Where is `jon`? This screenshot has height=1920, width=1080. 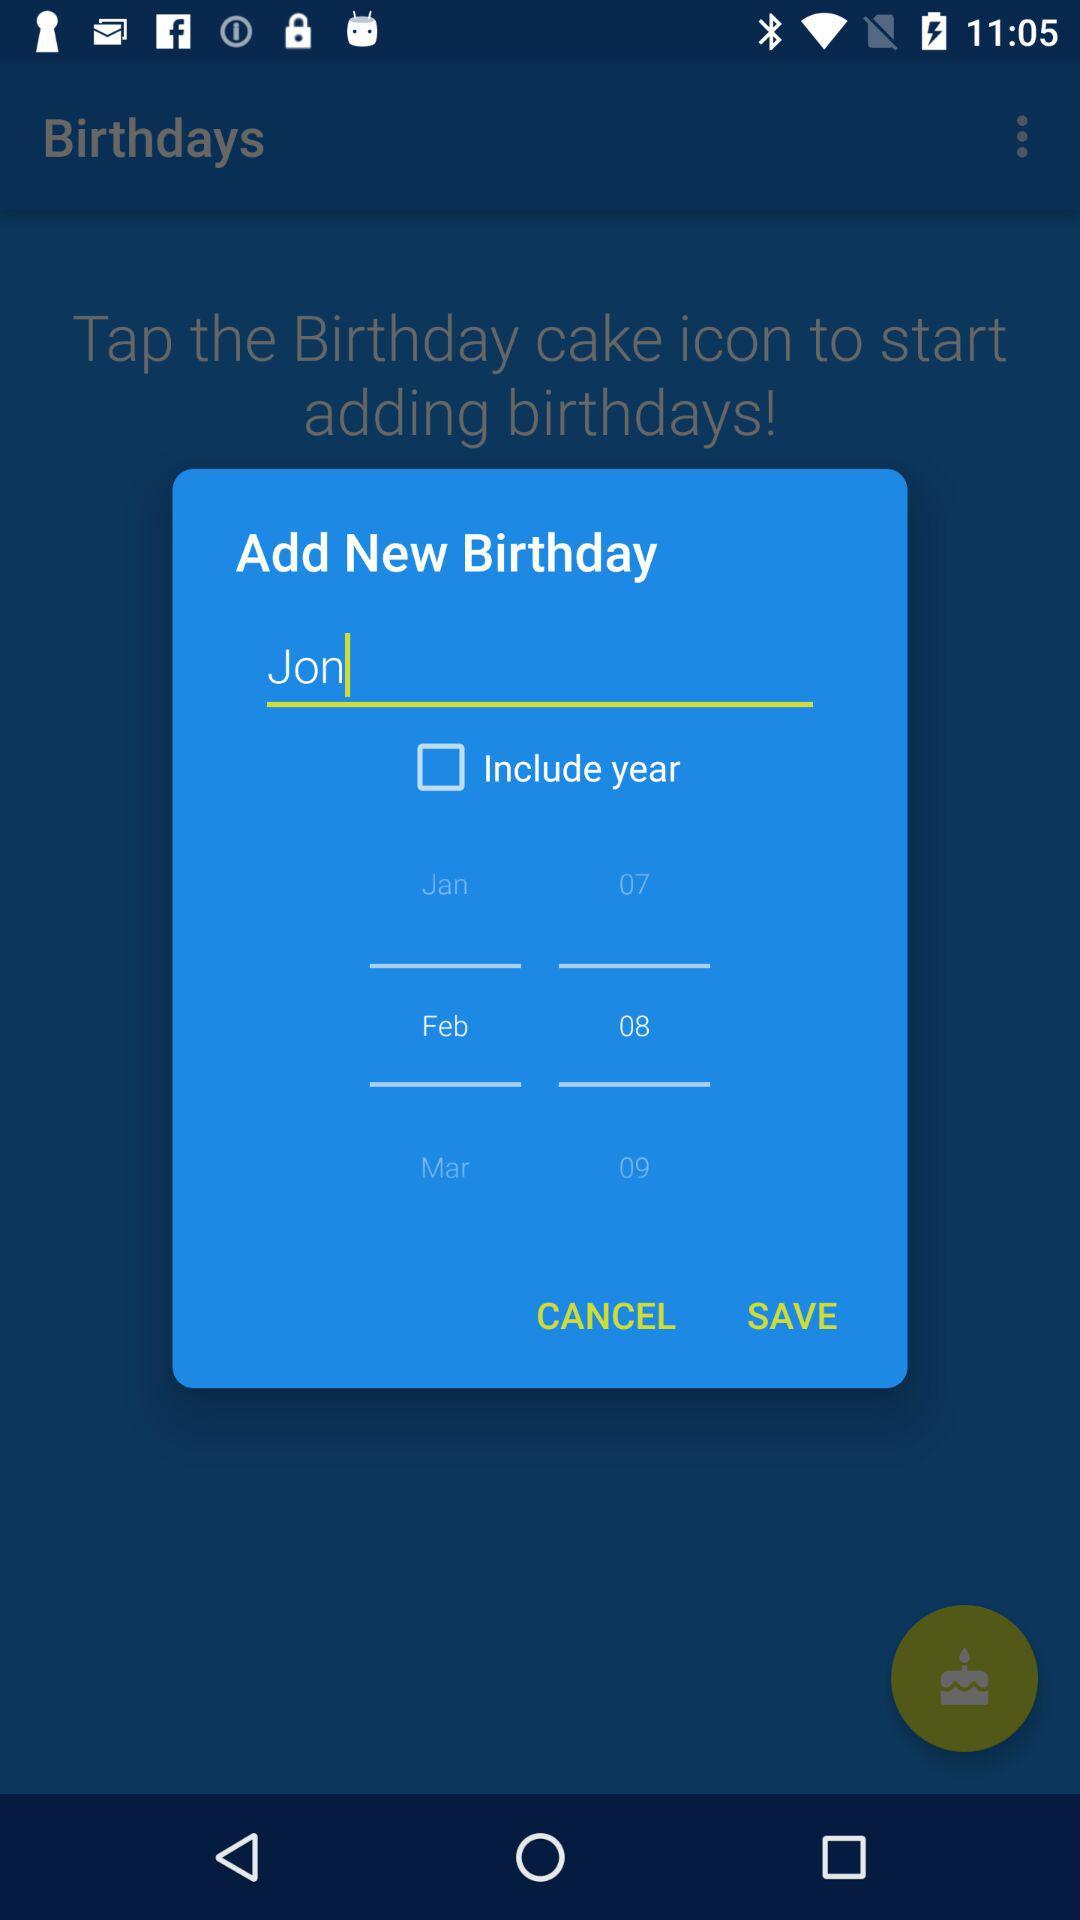 jon is located at coordinates (540, 666).